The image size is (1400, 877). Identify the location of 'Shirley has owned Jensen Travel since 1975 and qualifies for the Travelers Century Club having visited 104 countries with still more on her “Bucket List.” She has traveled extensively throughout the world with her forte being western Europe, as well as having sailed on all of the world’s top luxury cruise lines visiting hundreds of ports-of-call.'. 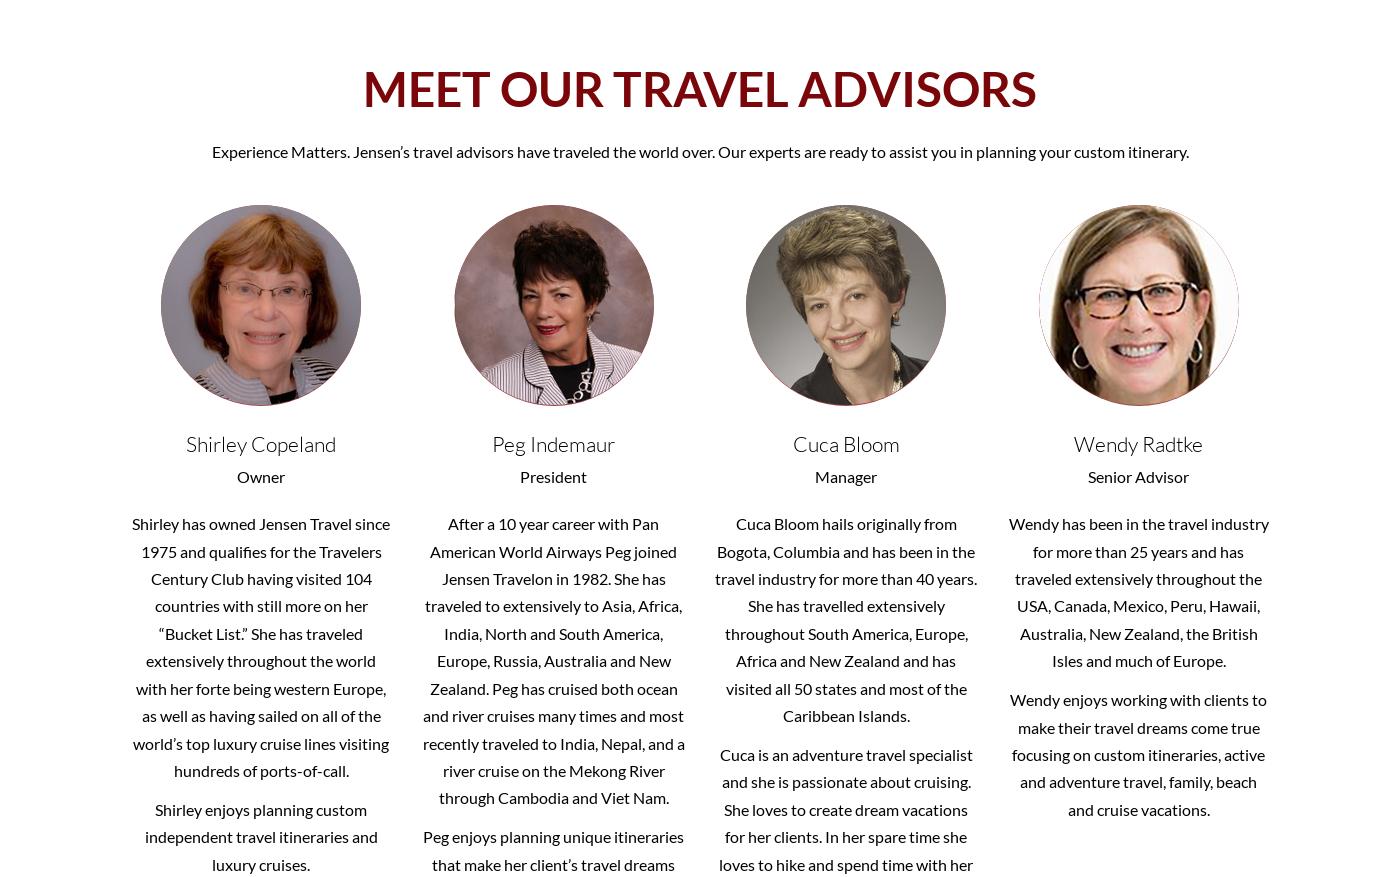
(260, 646).